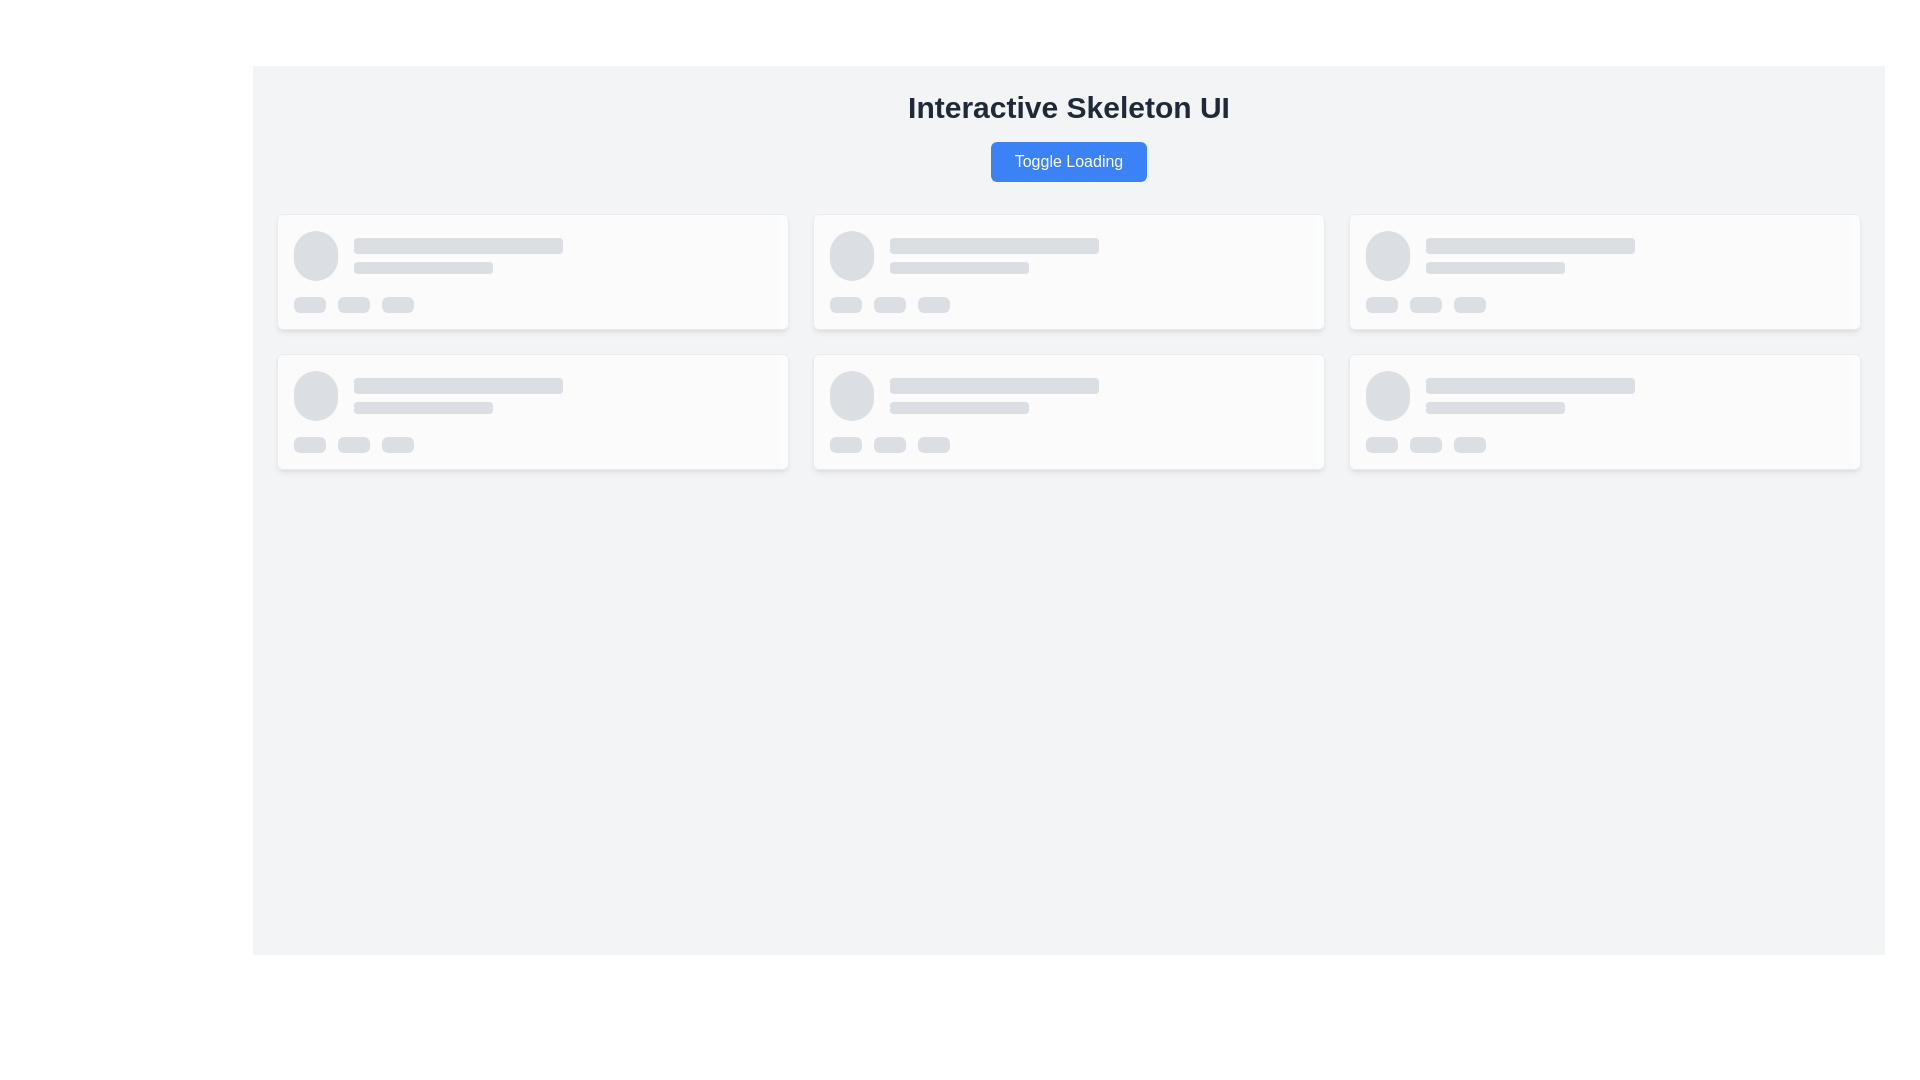  Describe the element at coordinates (1068, 443) in the screenshot. I see `the third button in the horizontally aligned group of three button-like UI components with a light gray background and rounded borders, located inside the fourth card of the second row` at that location.